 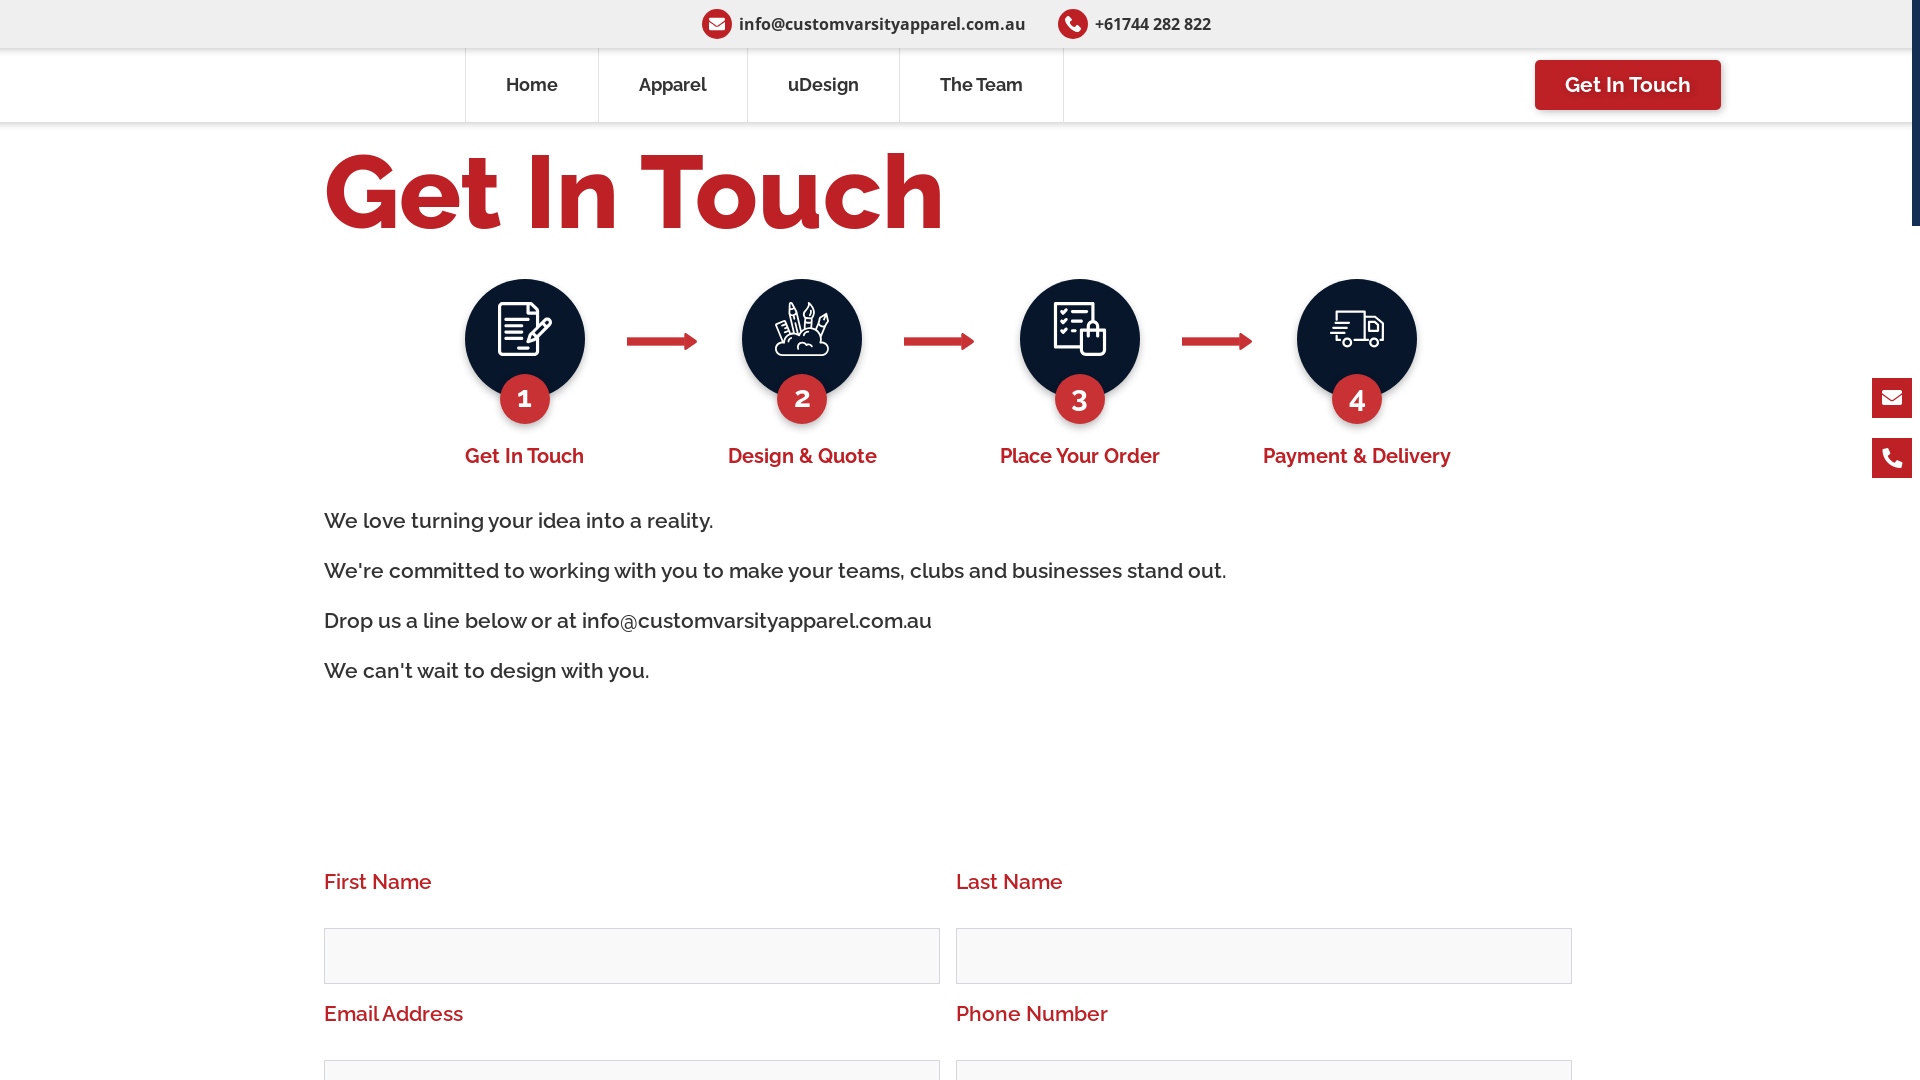 I want to click on 'The Team', so click(x=982, y=83).